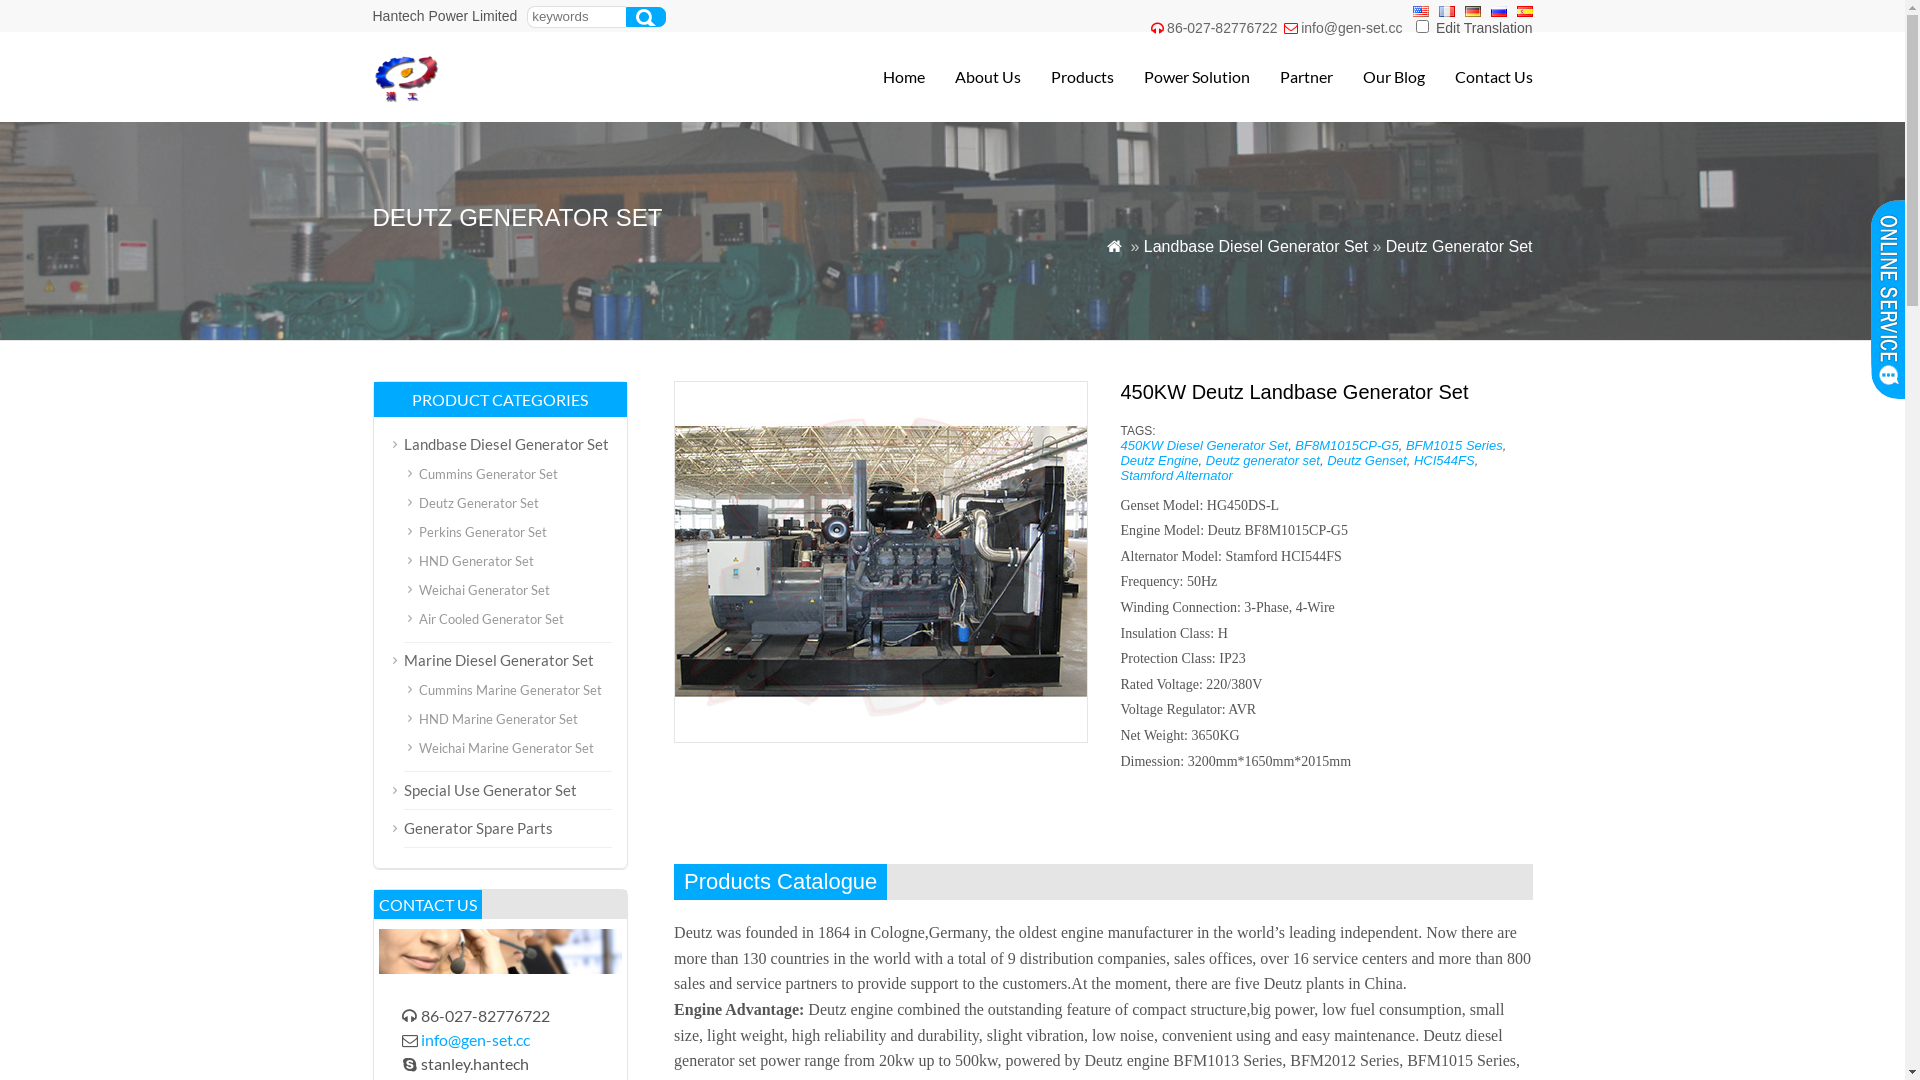 The width and height of the screenshot is (1920, 1080). Describe the element at coordinates (1421, 26) in the screenshot. I see `'1'` at that location.